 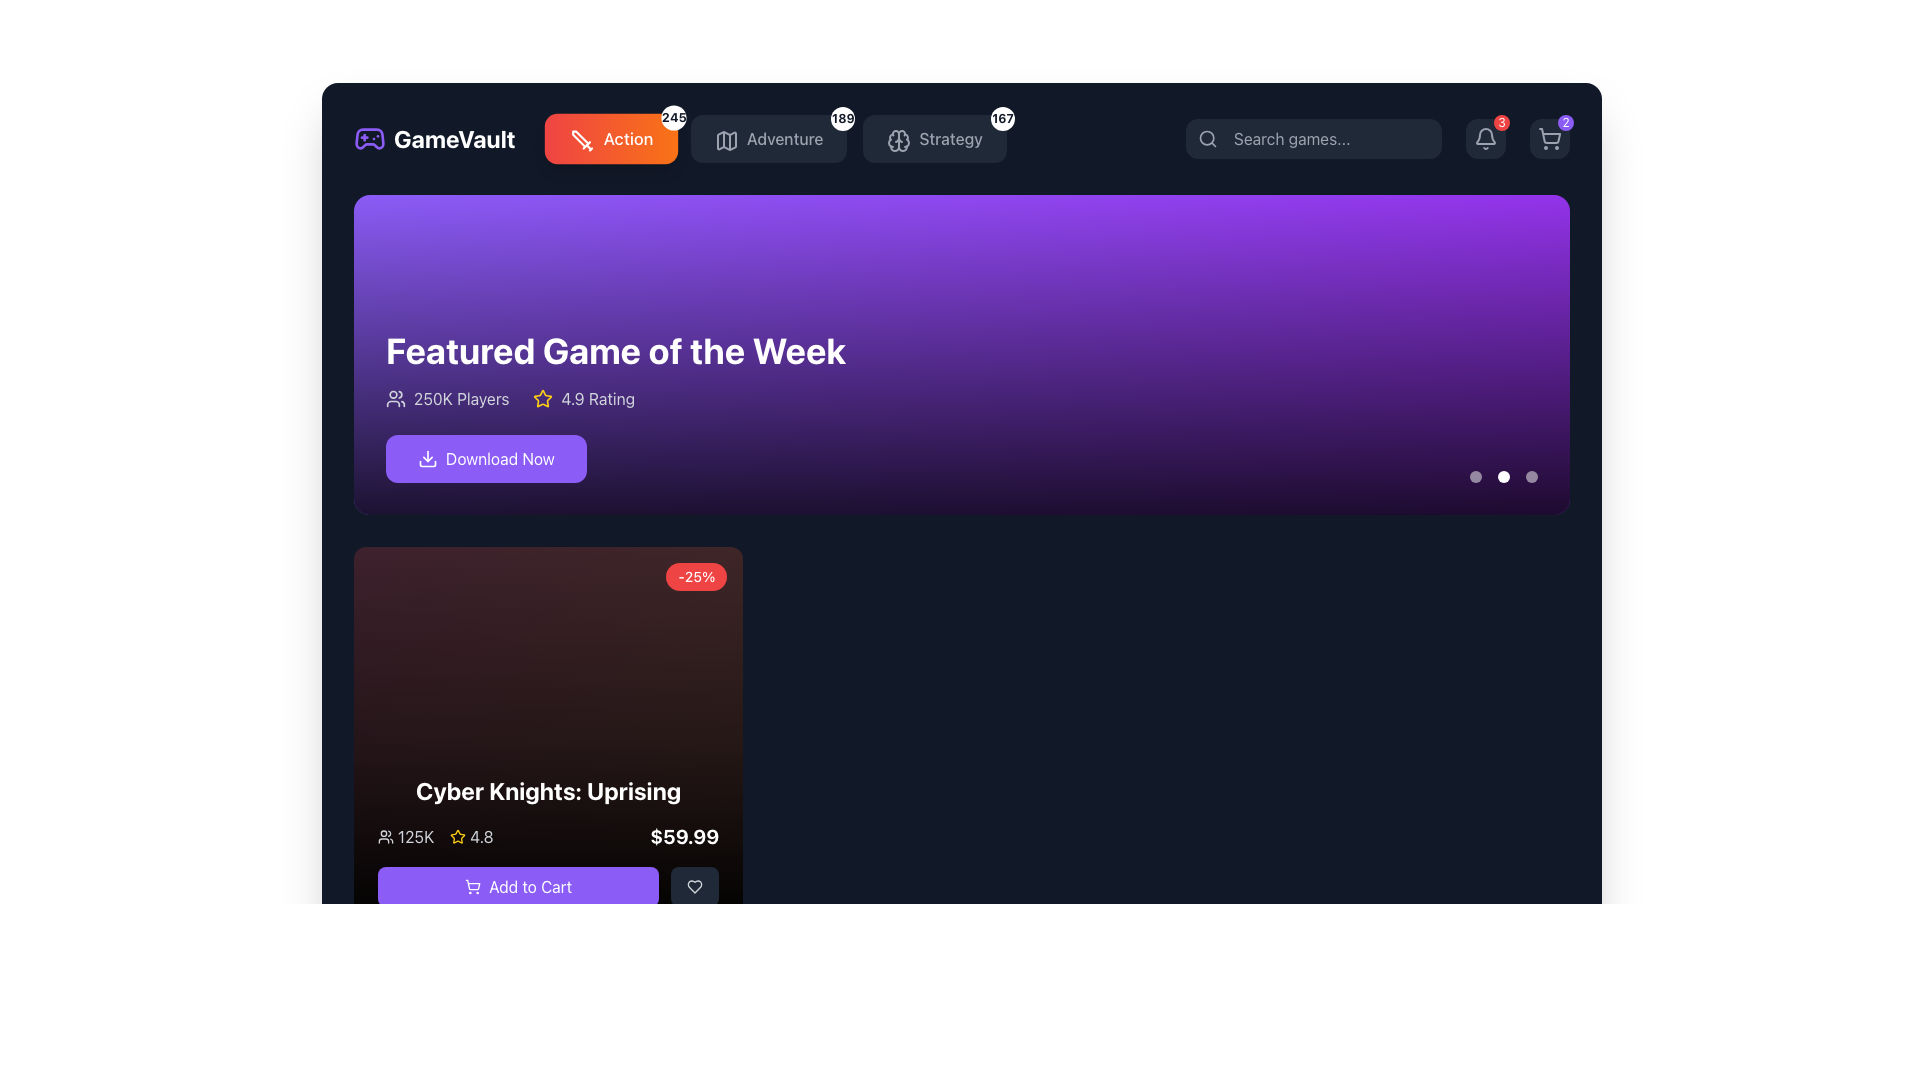 What do you see at coordinates (1486, 137) in the screenshot?
I see `the interactive notification icon with a badge showing '3'` at bounding box center [1486, 137].